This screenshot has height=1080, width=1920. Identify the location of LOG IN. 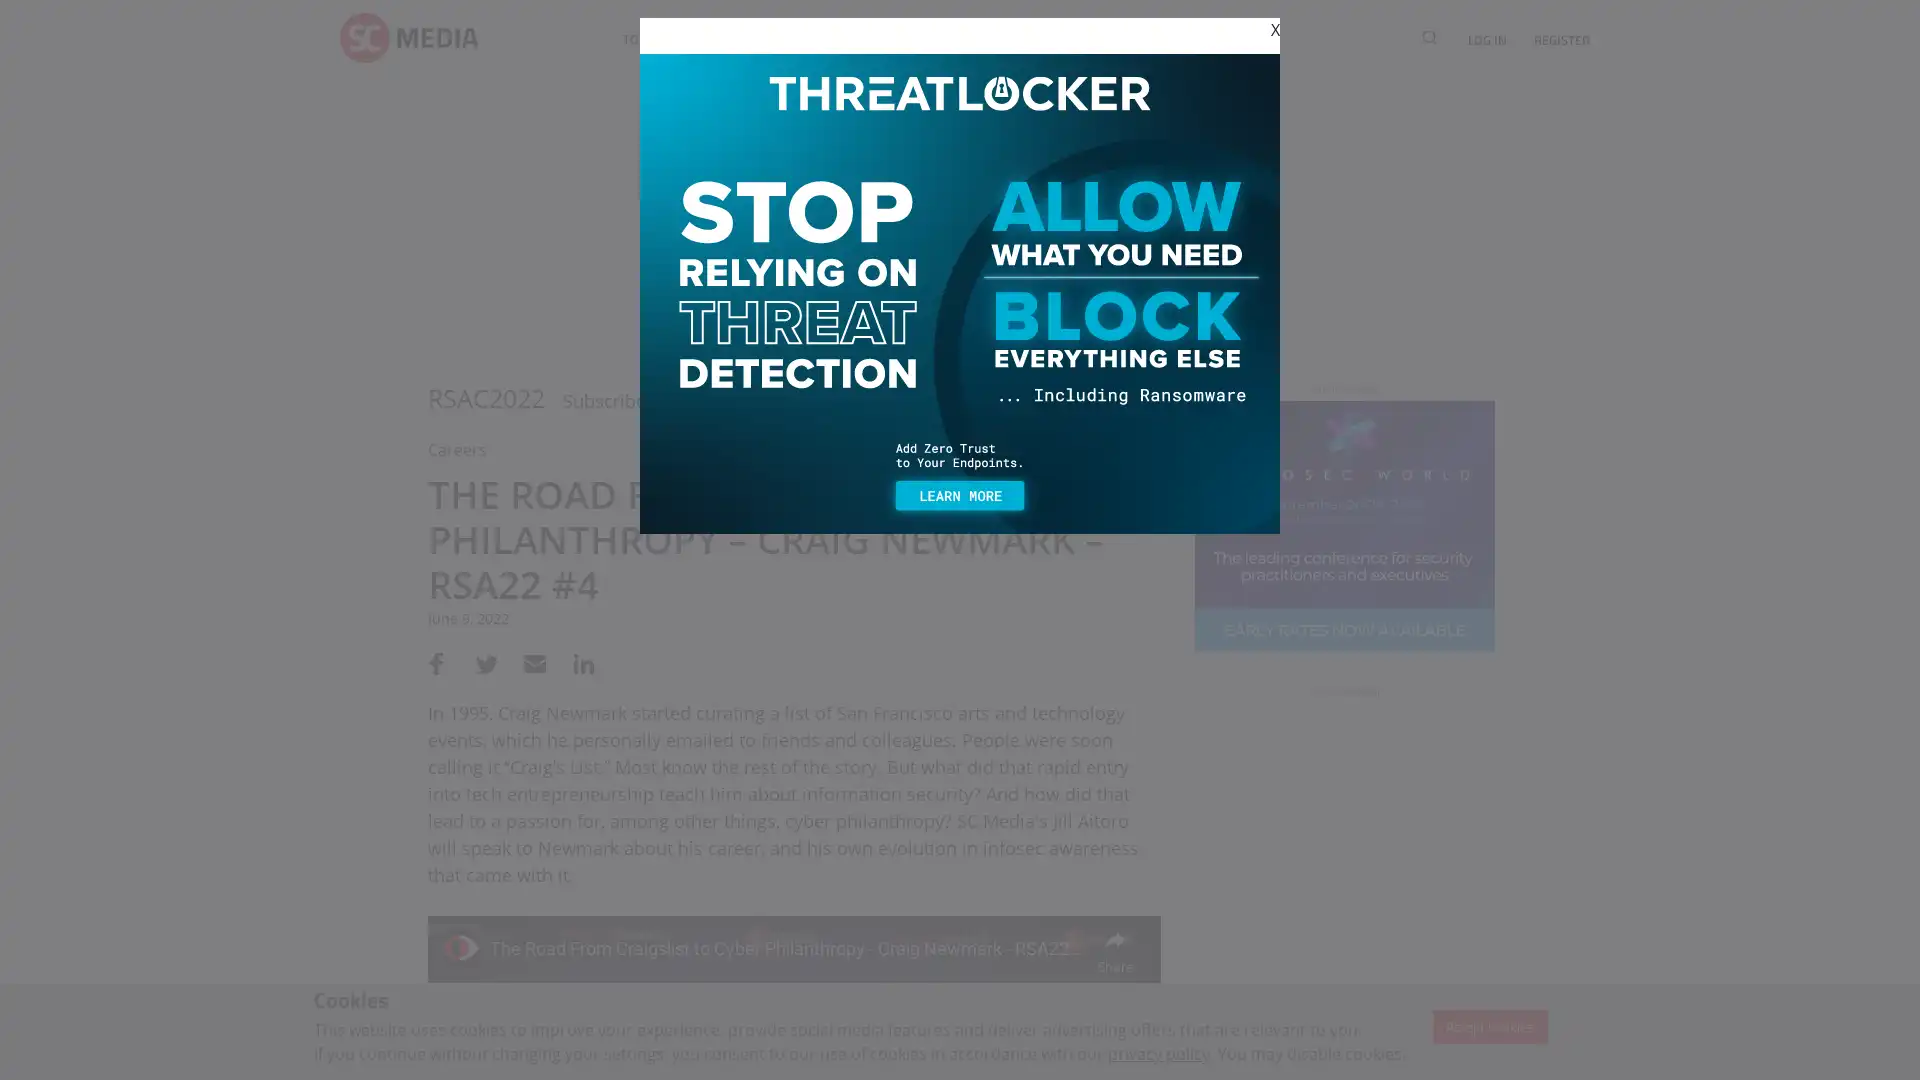
(1487, 39).